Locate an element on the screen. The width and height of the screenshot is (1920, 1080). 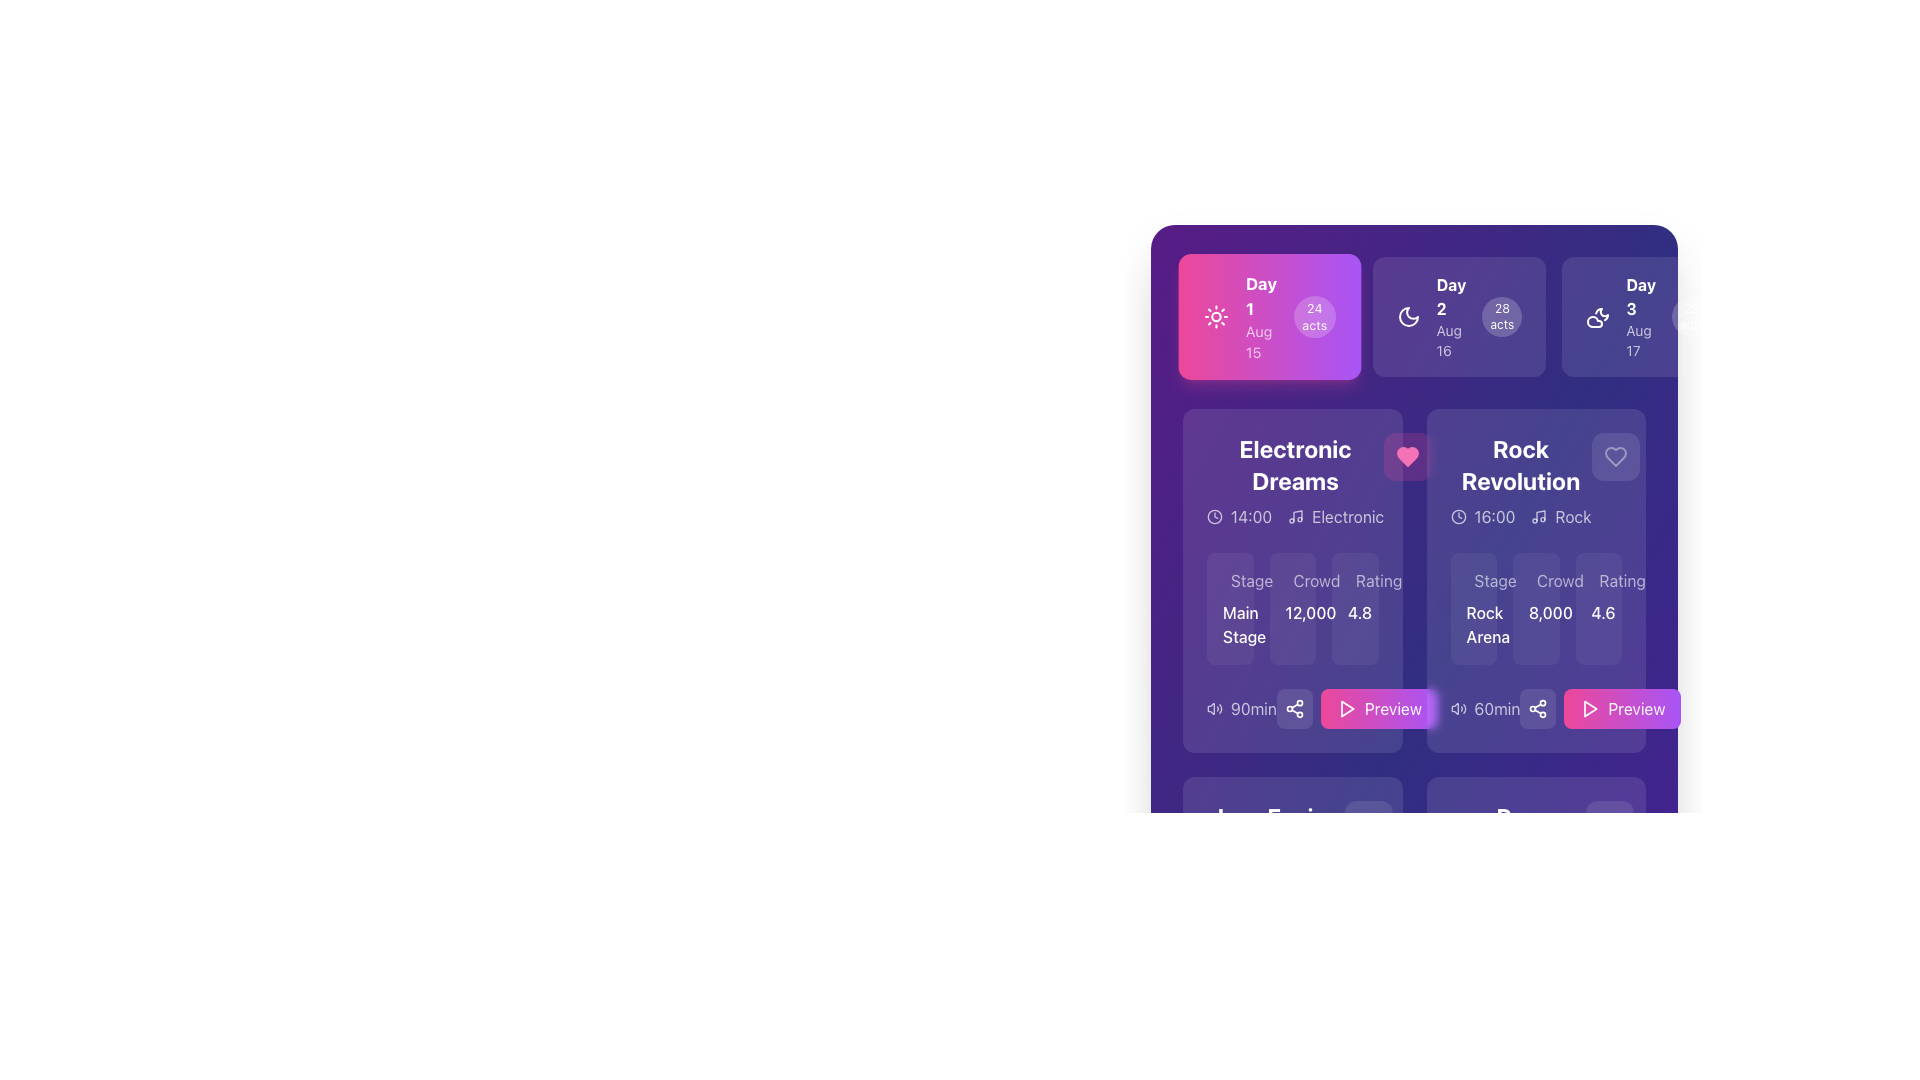
the text label displaying '16:00', which is styled in white on a dark purple background, located beneath the title 'Rock Revolution' in the right card of the event details layout is located at coordinates (1494, 515).